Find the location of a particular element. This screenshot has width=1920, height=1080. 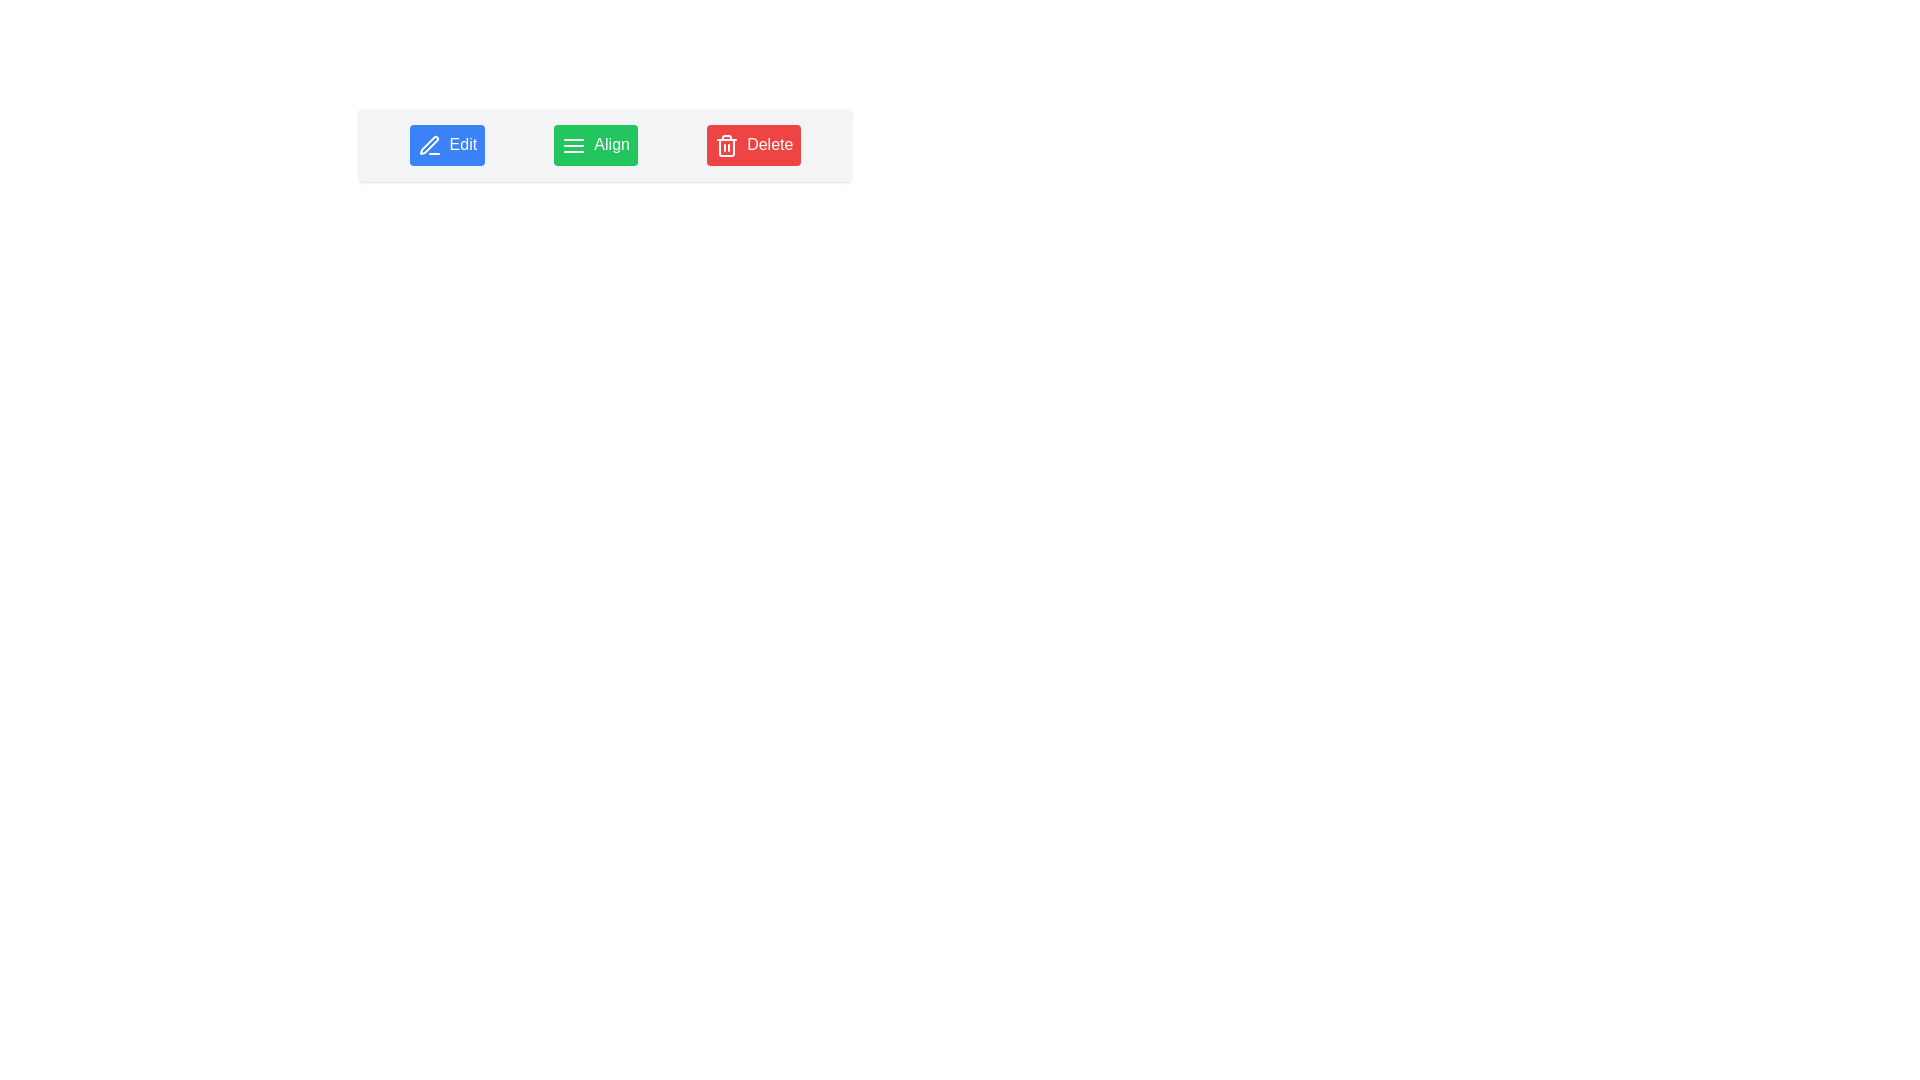

the 'Delete' button, which is the rightmost button in a horizontal group containing 'Edit', 'Align', and 'Delete' is located at coordinates (753, 144).